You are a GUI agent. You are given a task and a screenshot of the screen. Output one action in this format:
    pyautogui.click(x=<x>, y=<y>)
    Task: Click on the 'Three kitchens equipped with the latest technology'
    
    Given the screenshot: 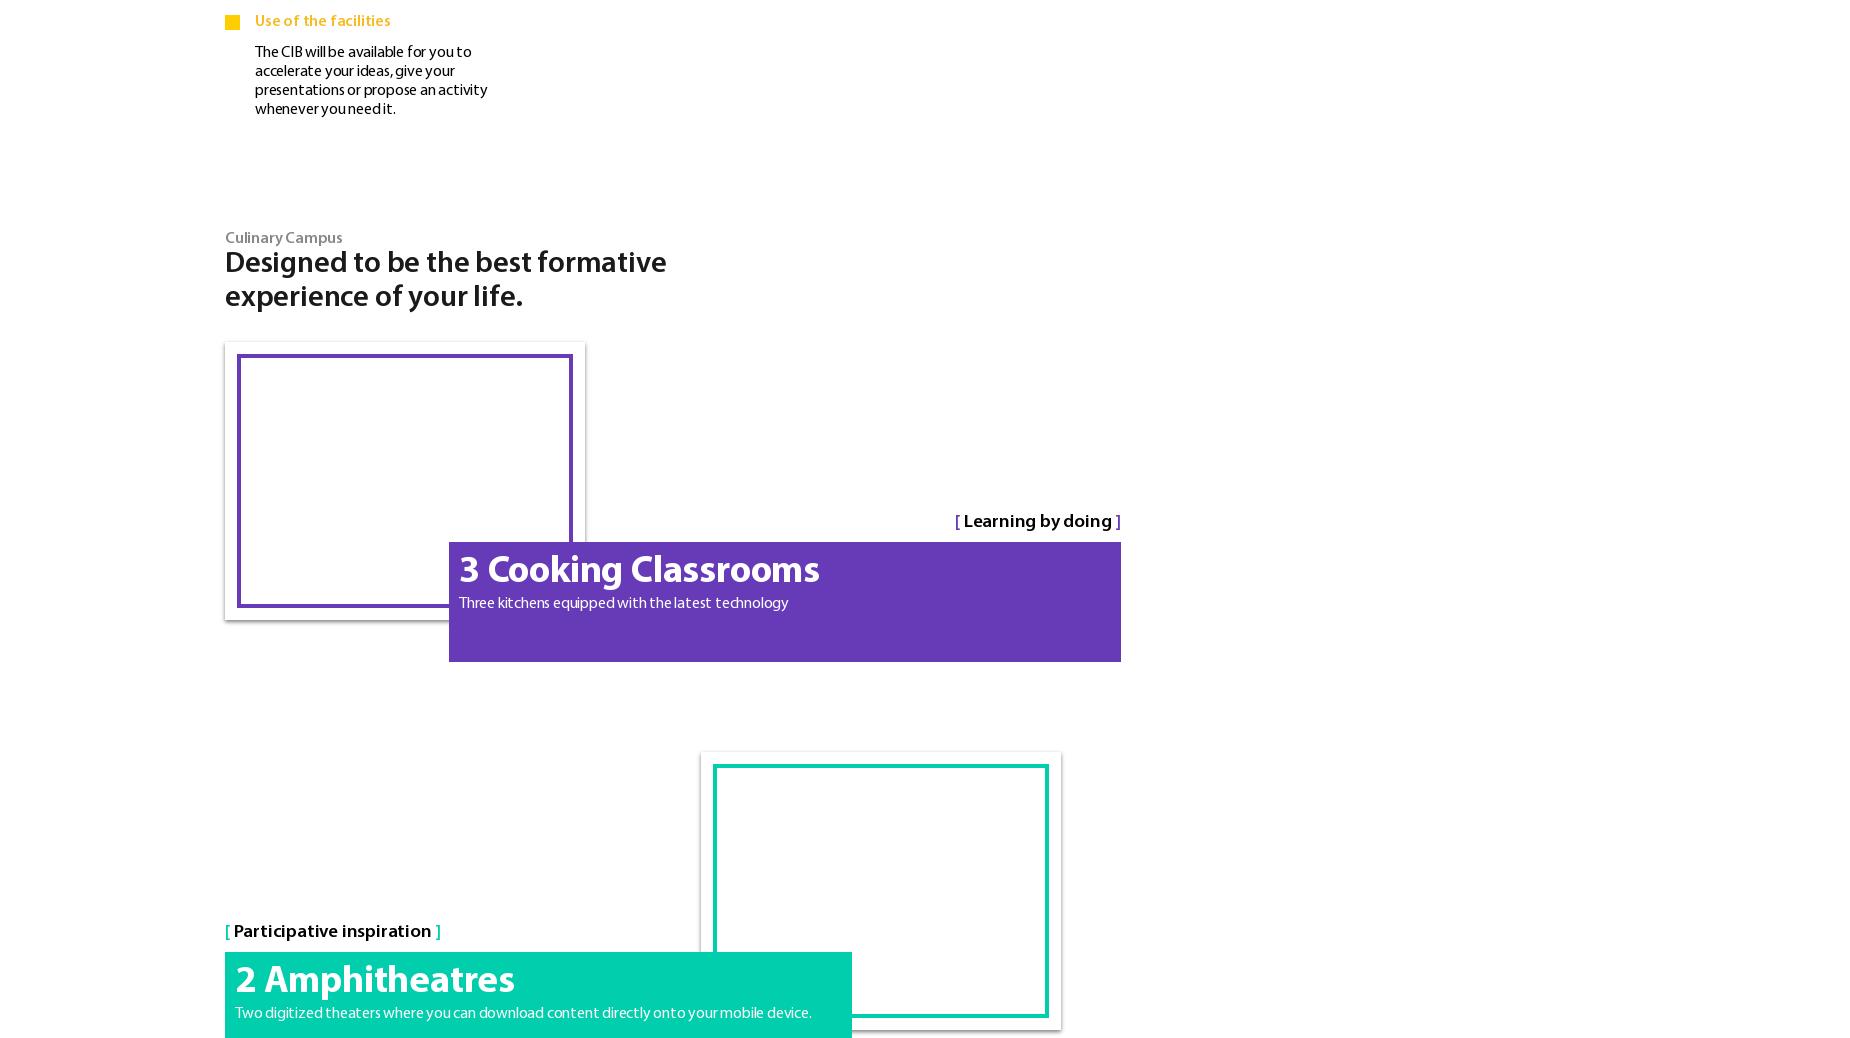 What is the action you would take?
    pyautogui.click(x=624, y=601)
    